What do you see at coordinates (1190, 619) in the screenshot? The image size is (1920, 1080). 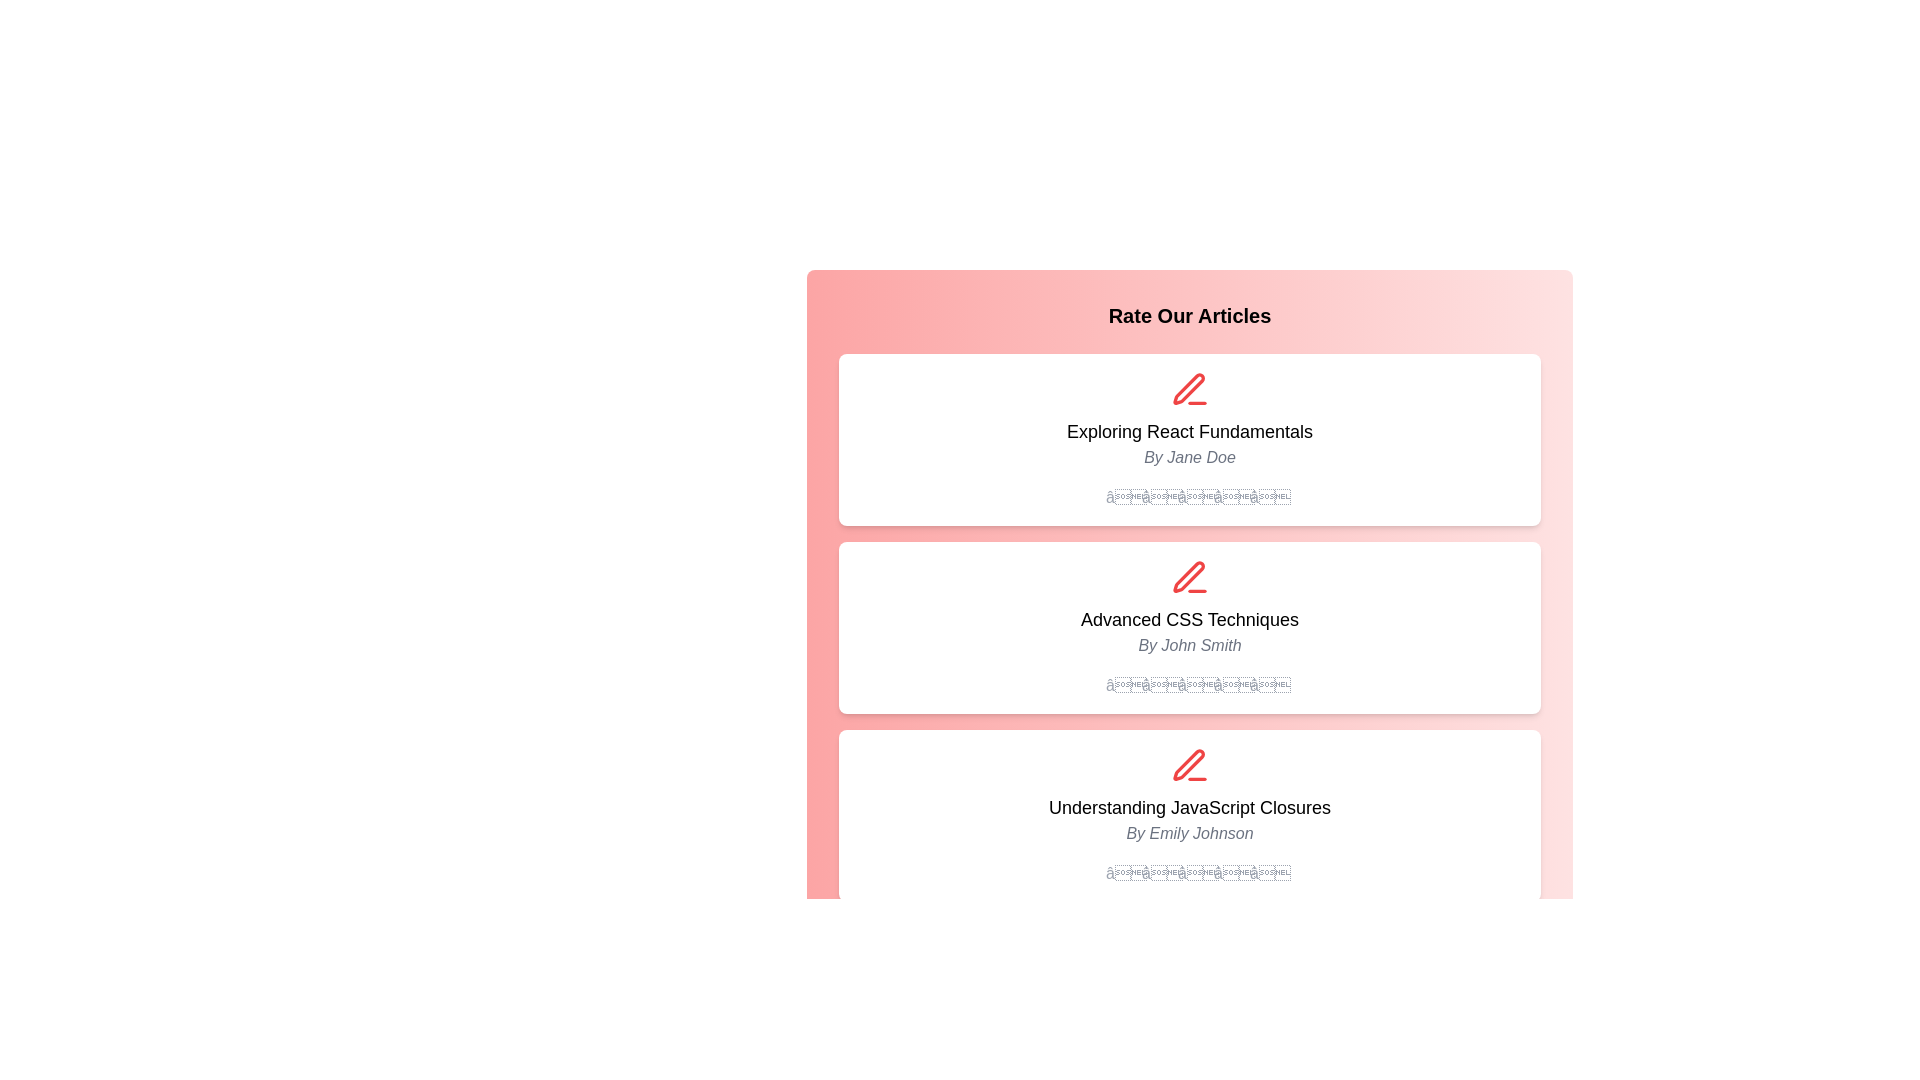 I see `the article titled 'Advanced CSS Techniques' by 'John Smith'` at bounding box center [1190, 619].